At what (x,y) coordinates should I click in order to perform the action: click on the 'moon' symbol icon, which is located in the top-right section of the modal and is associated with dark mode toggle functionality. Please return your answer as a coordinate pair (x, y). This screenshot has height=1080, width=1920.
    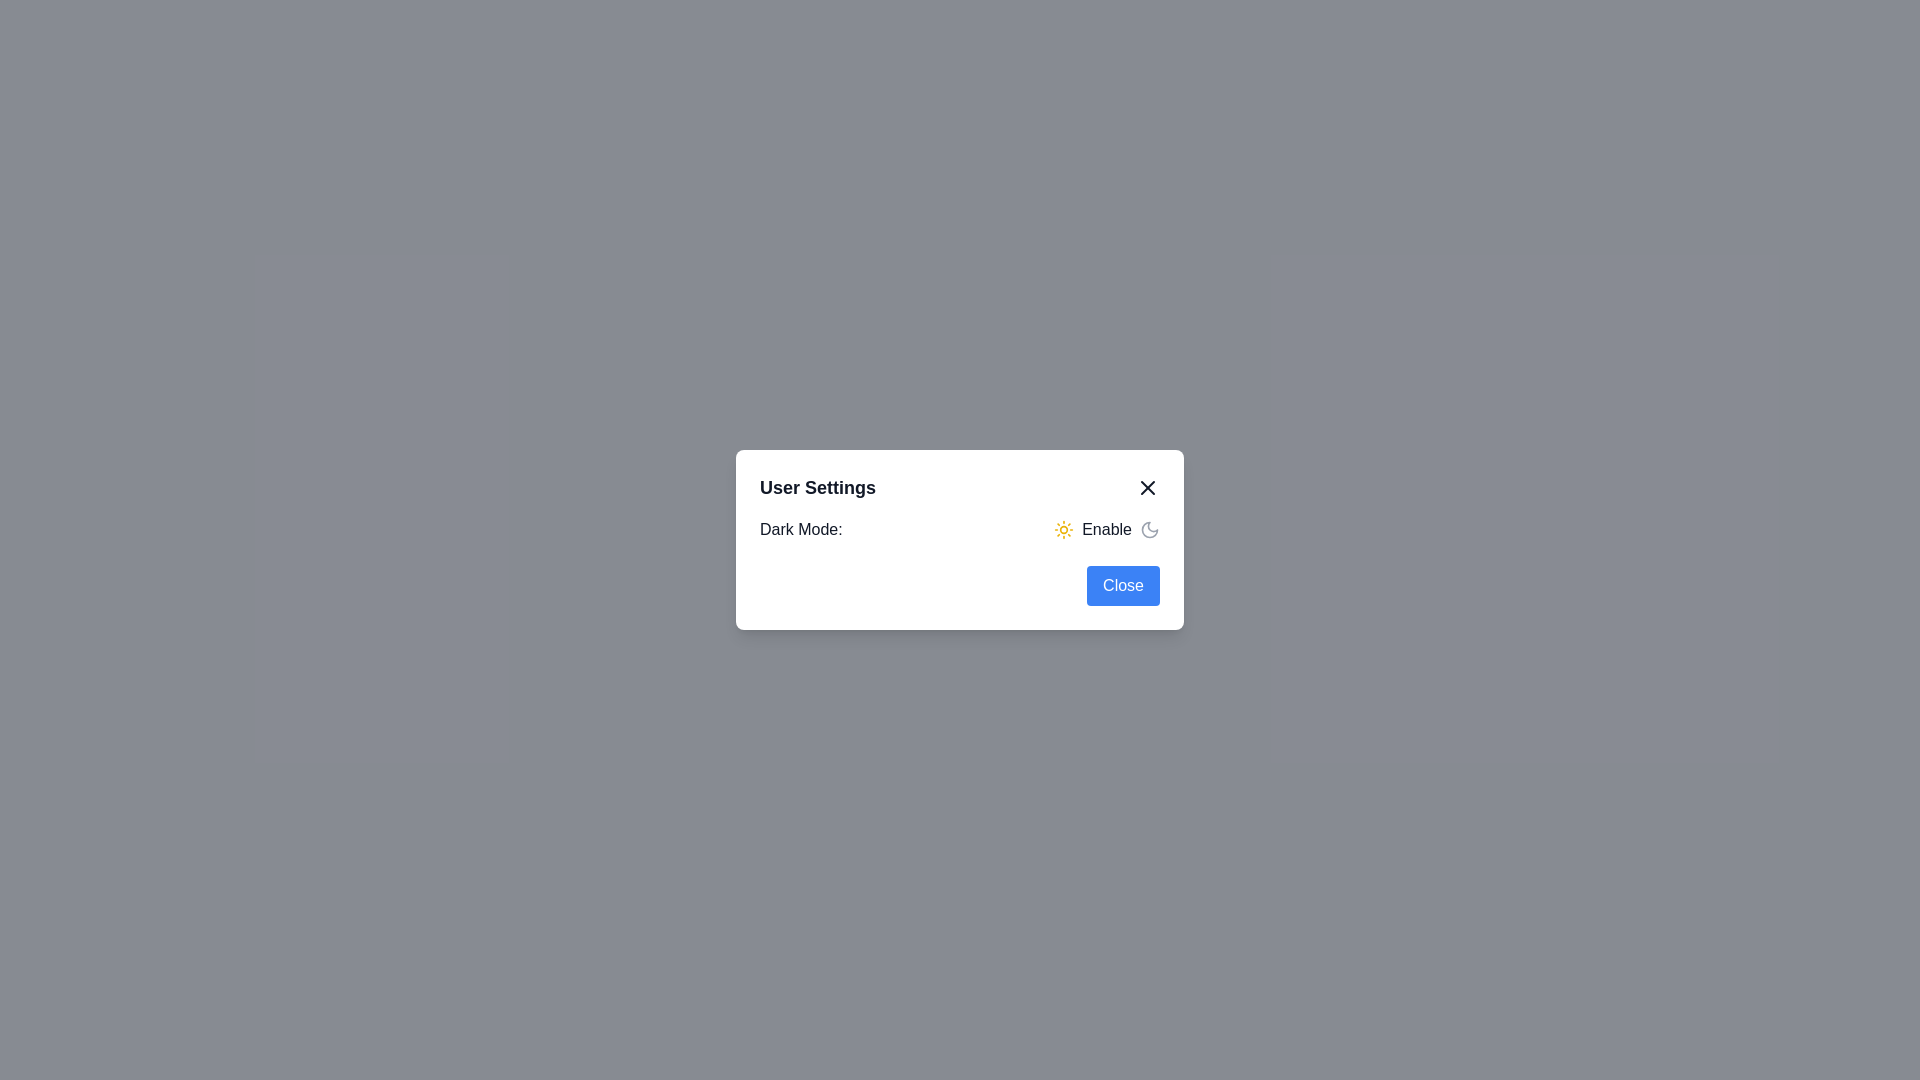
    Looking at the image, I should click on (1150, 528).